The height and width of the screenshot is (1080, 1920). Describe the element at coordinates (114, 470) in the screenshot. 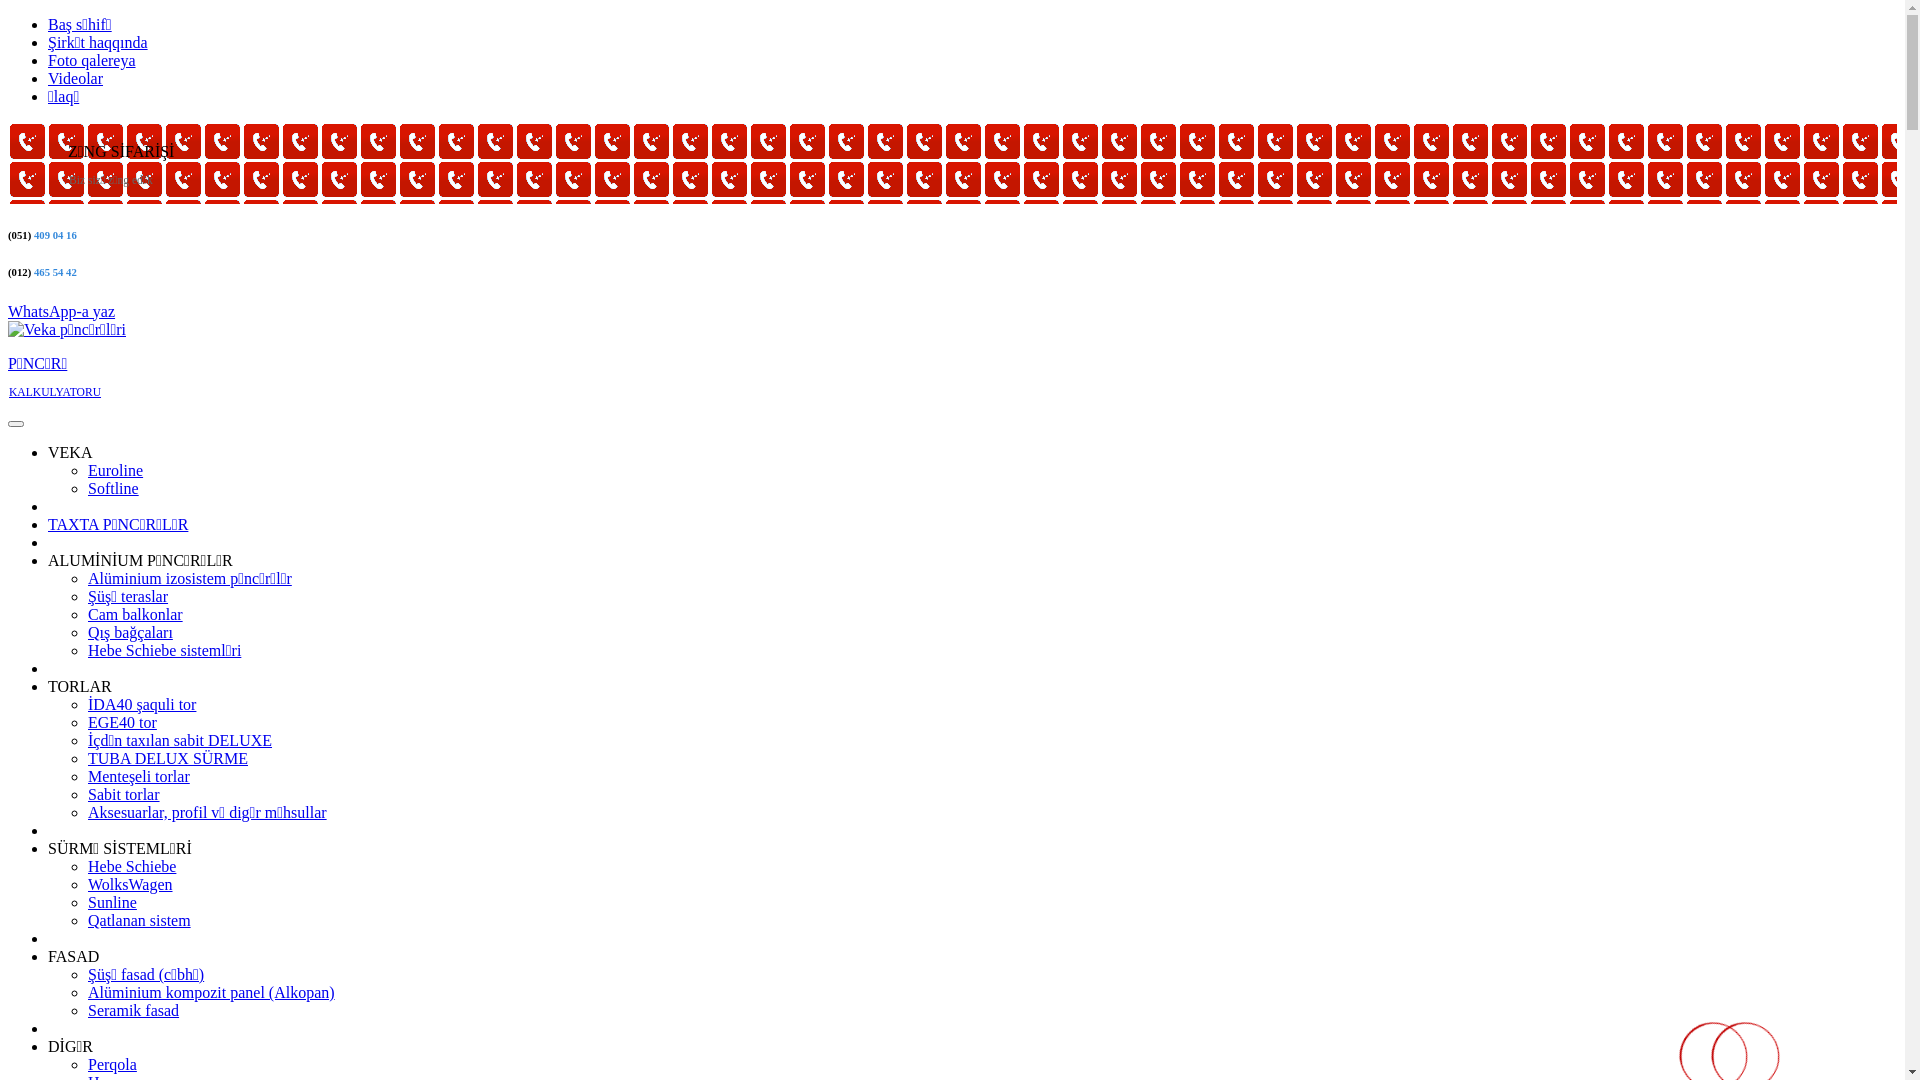

I see `'Euroline'` at that location.